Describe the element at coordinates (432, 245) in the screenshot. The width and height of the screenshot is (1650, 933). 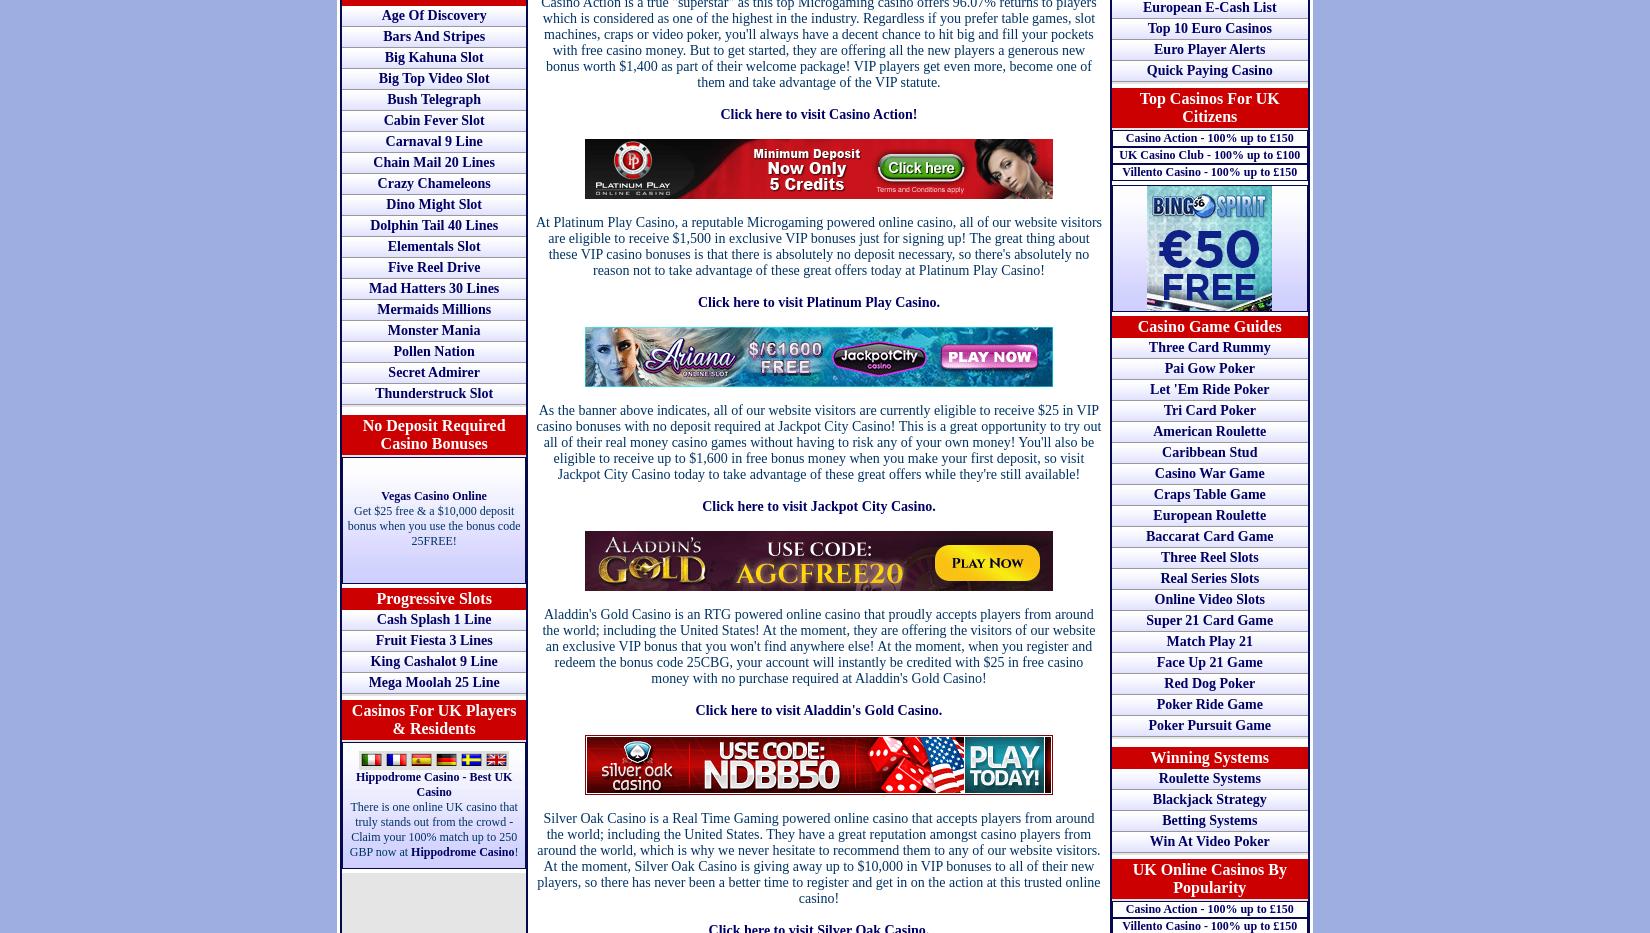
I see `'Elementals
                      Slot'` at that location.